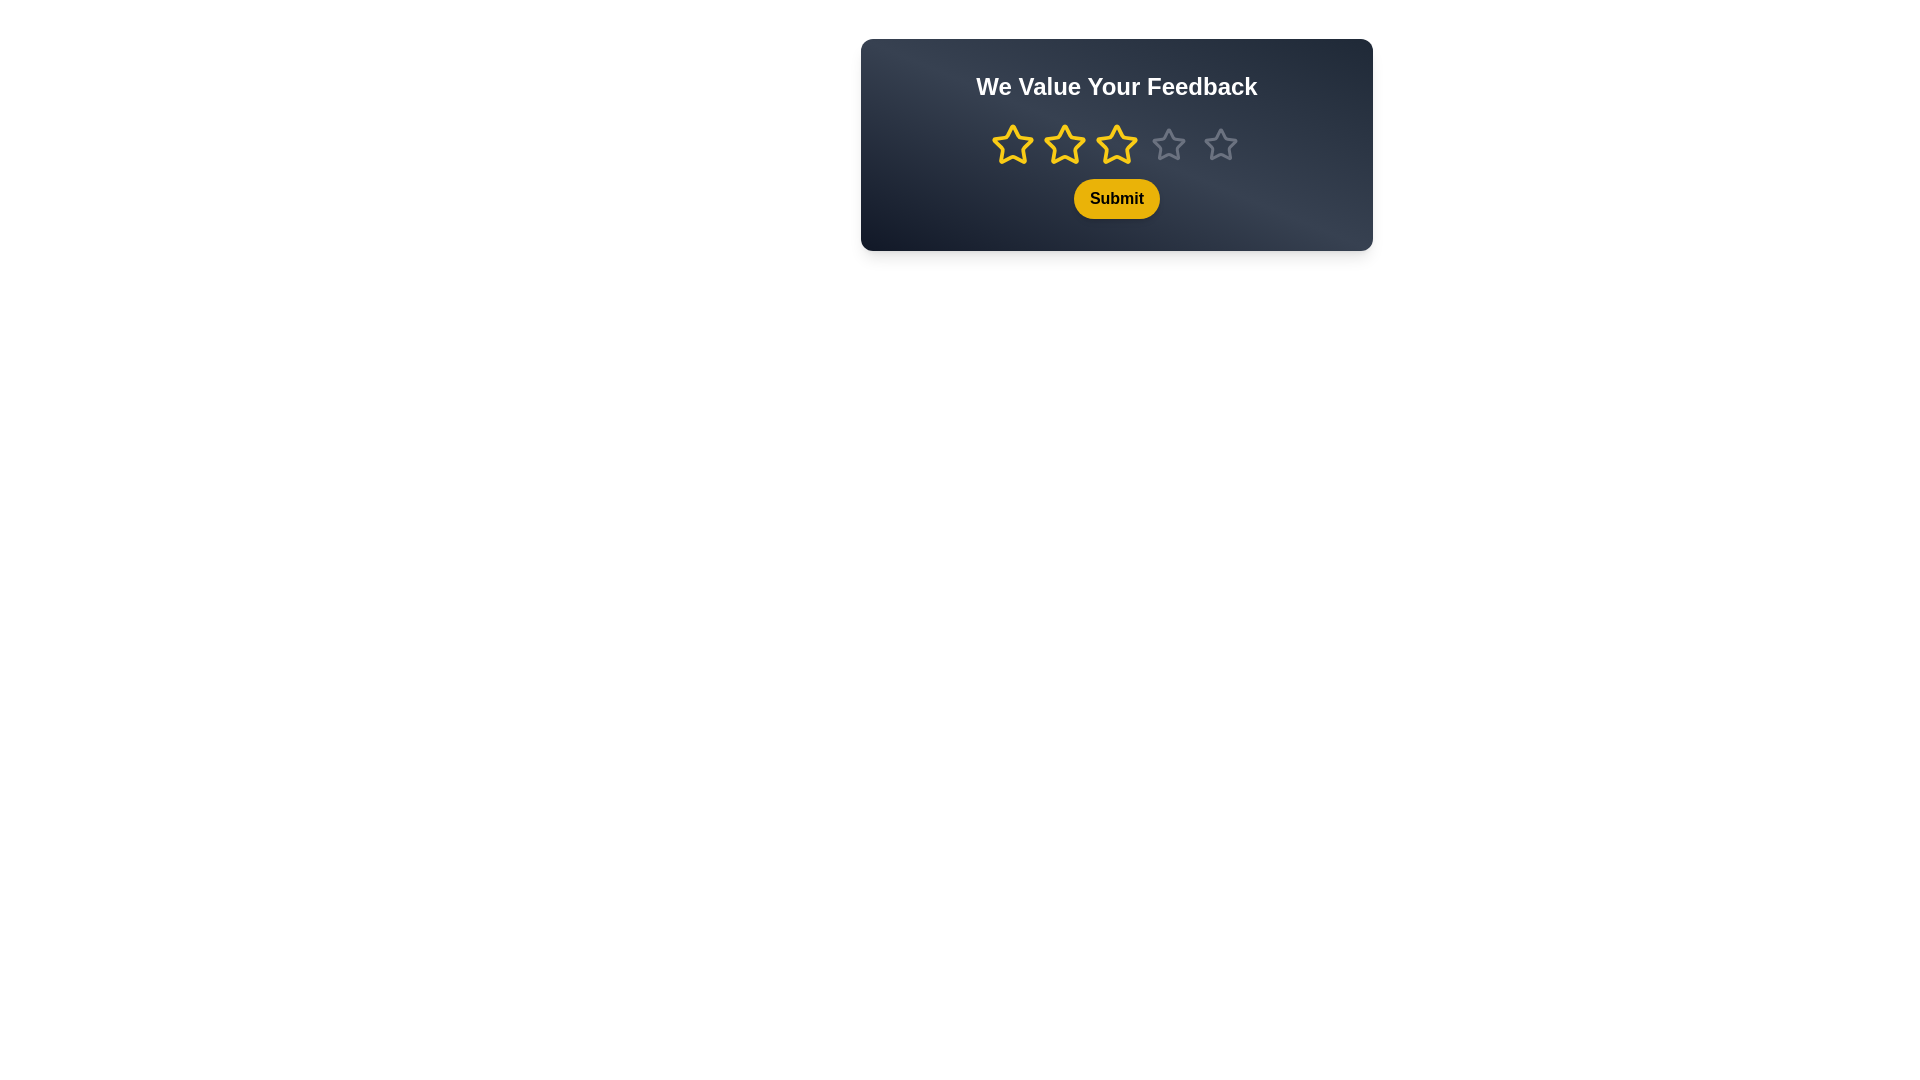  I want to click on the first star icon, so click(1012, 143).